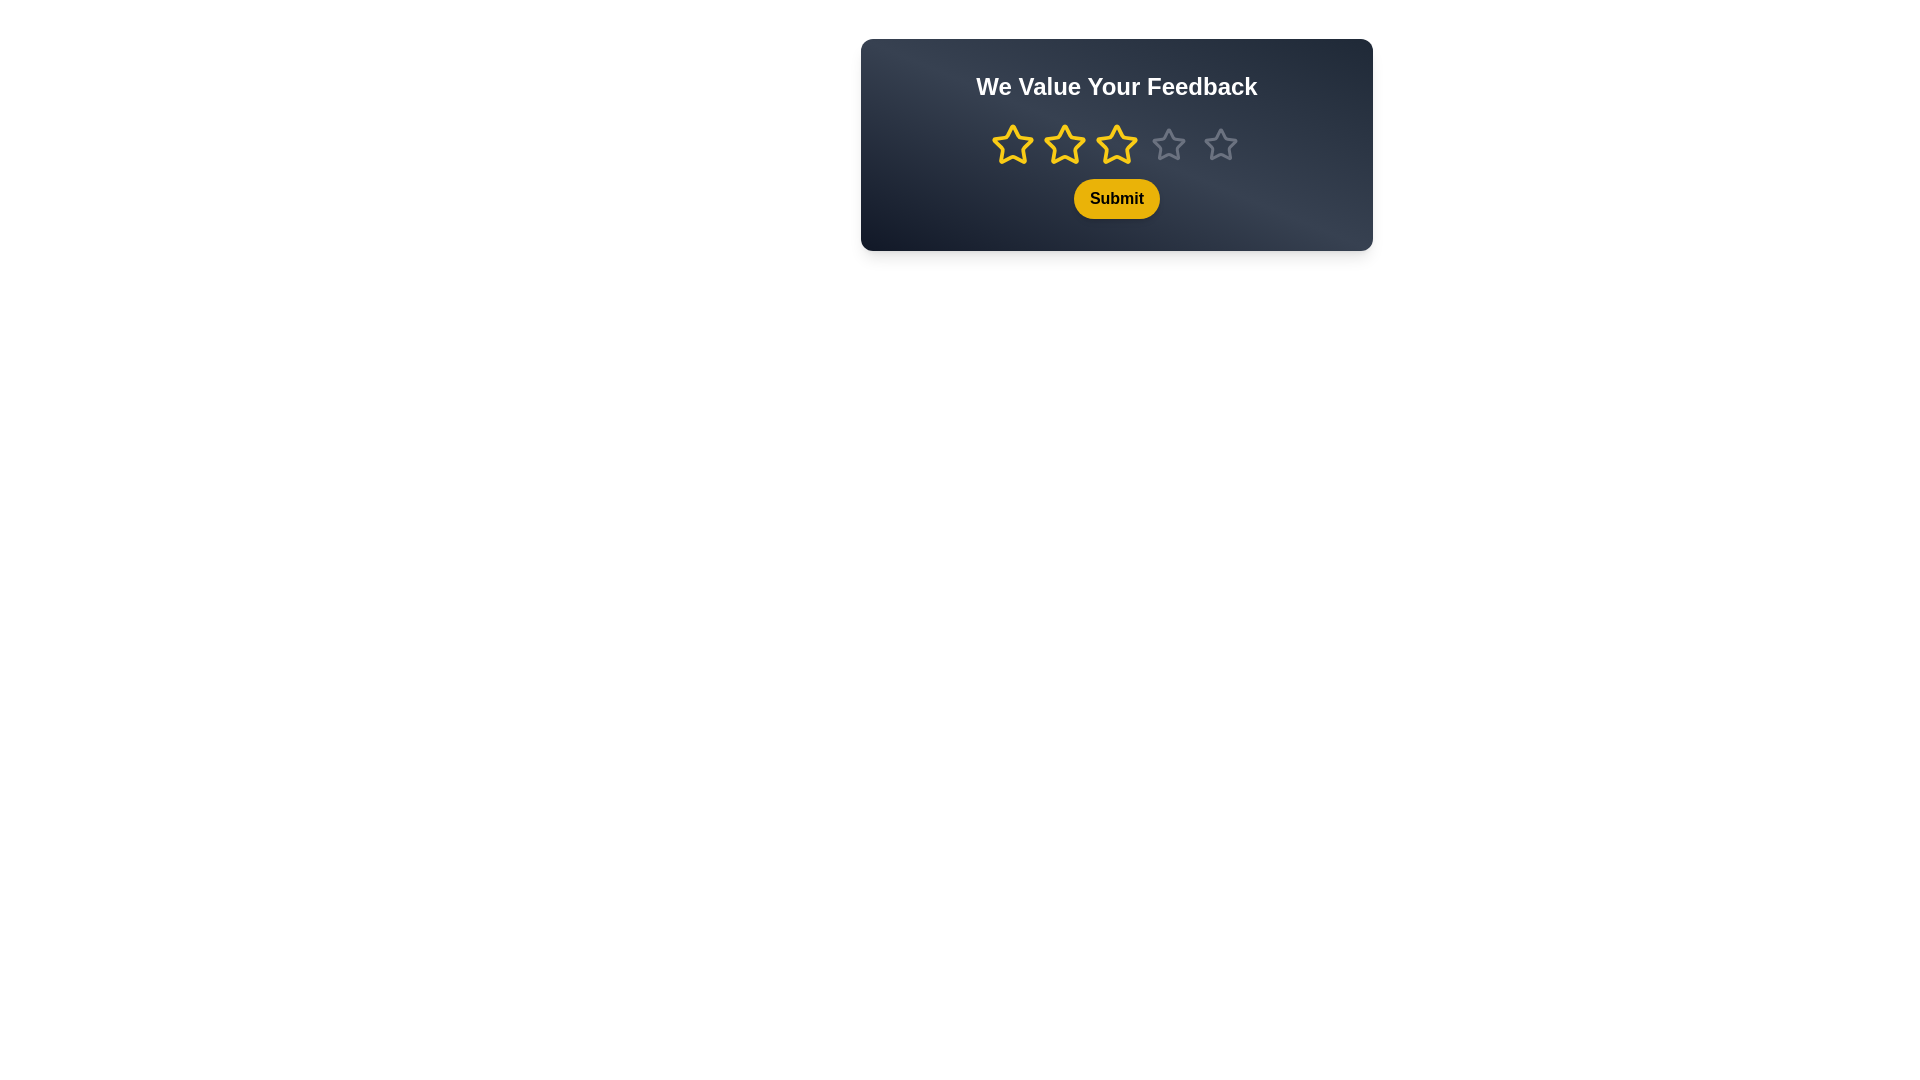  I want to click on the first star icon, so click(1012, 143).